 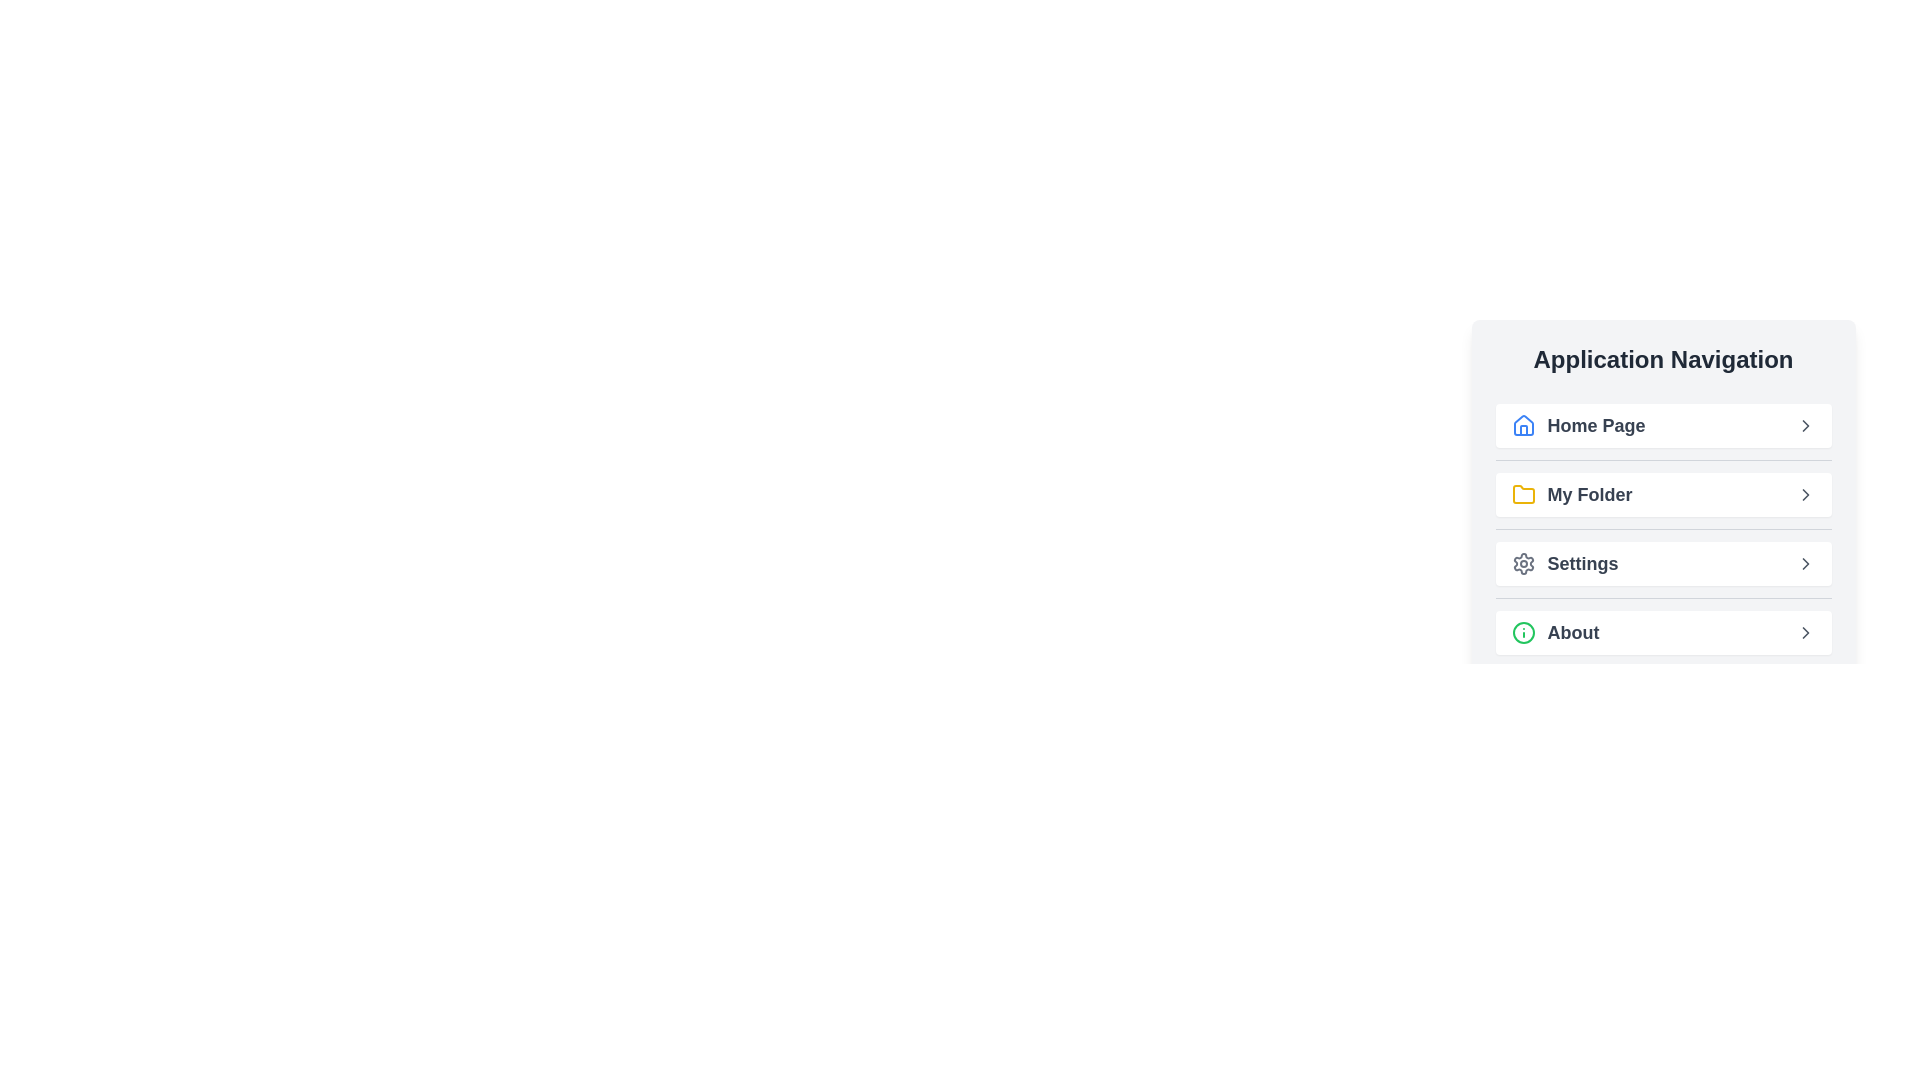 What do you see at coordinates (1588, 494) in the screenshot?
I see `'My Folder' navigation option text label located on the second row of the 'Application Navigation' menu using developer tools` at bounding box center [1588, 494].